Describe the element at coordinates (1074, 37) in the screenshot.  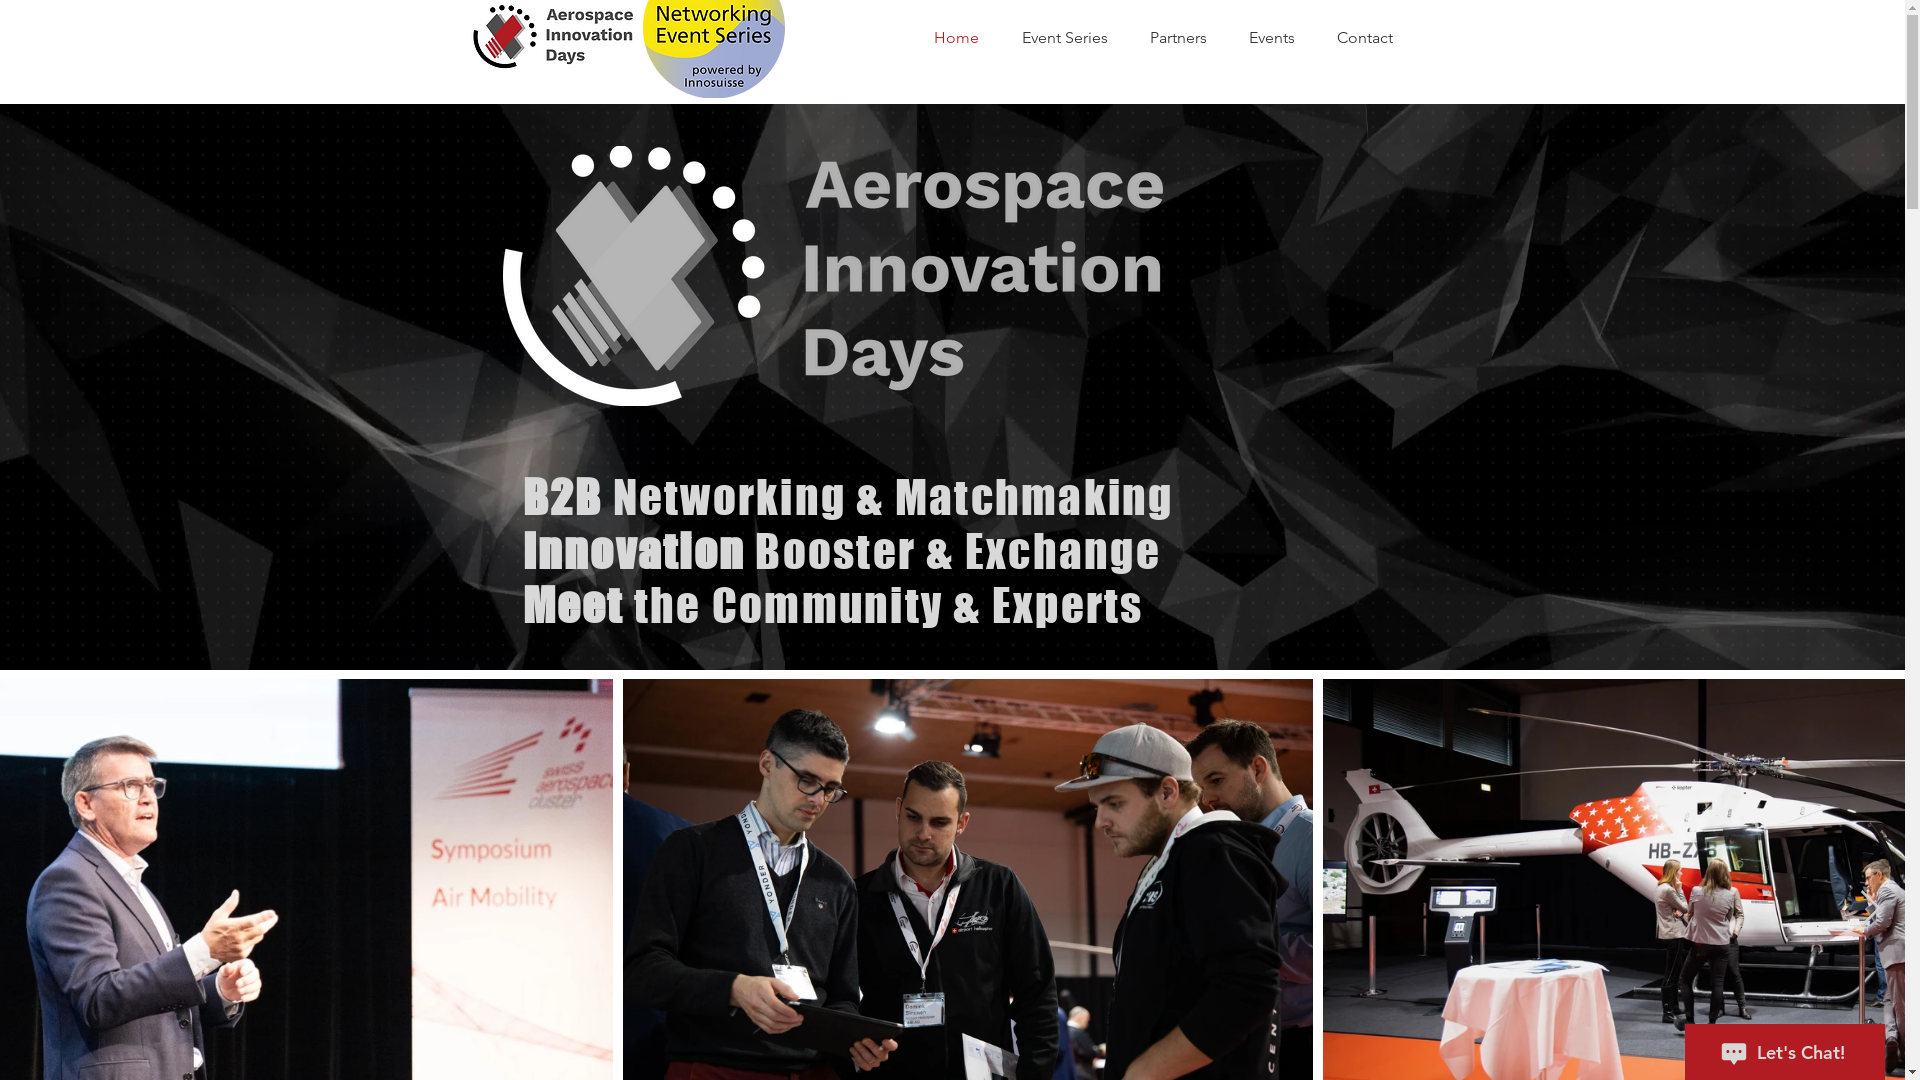
I see `'Event Series'` at that location.